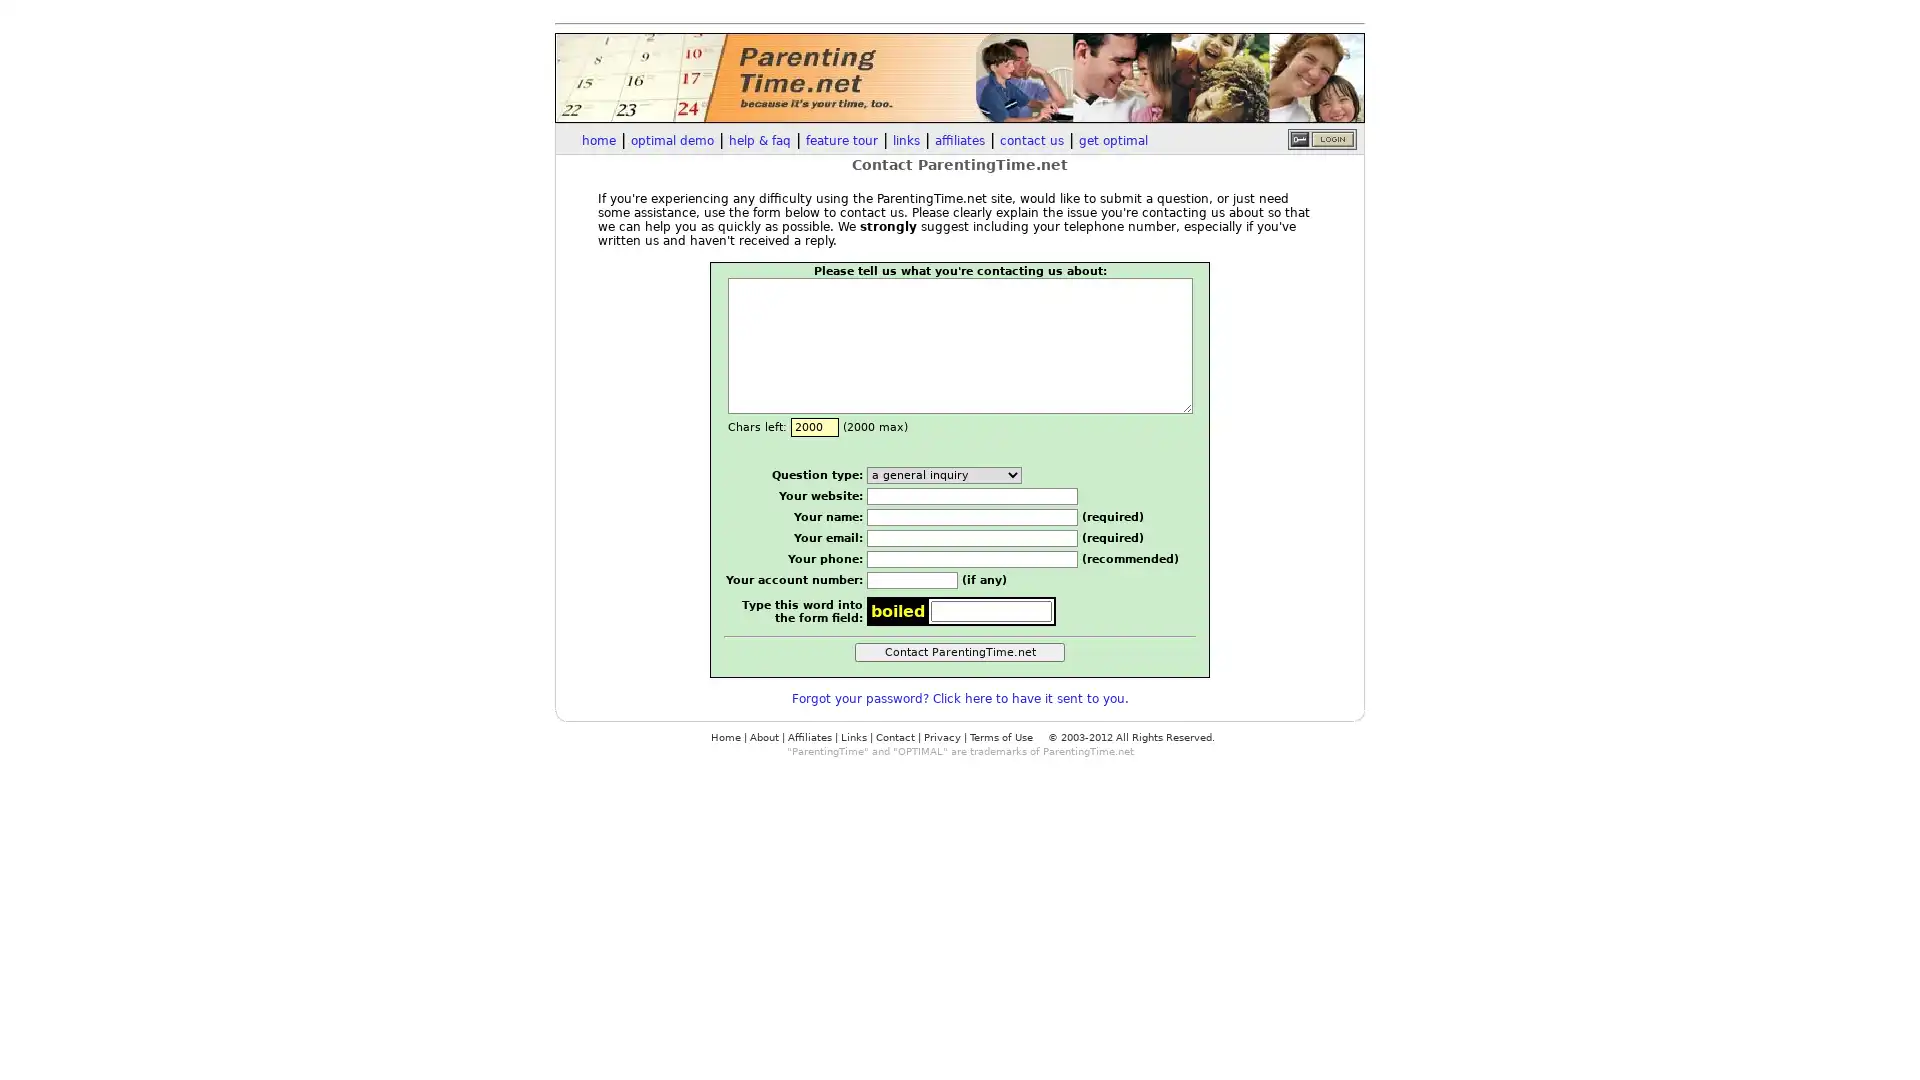  Describe the element at coordinates (960, 652) in the screenshot. I see `Contact ParentingTime.net` at that location.